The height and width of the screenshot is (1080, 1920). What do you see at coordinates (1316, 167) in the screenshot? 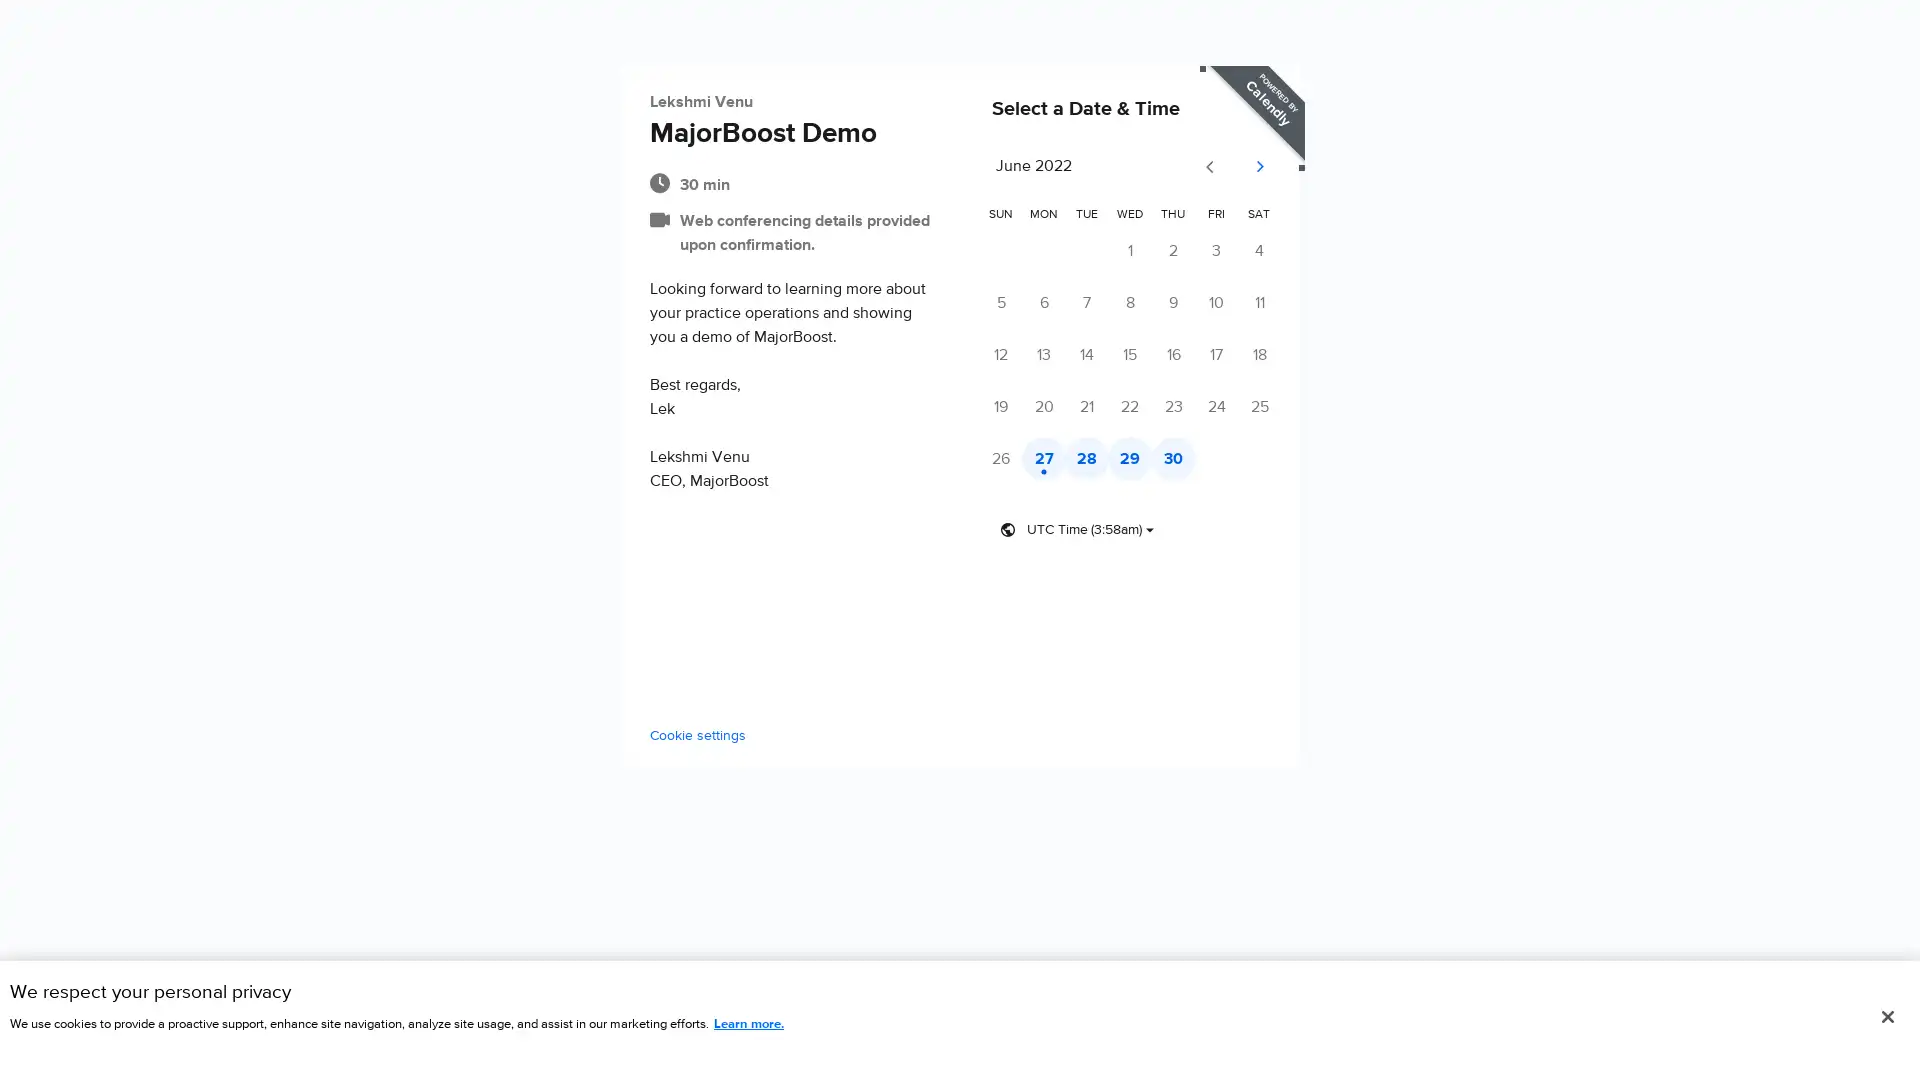
I see `Go to next month` at bounding box center [1316, 167].